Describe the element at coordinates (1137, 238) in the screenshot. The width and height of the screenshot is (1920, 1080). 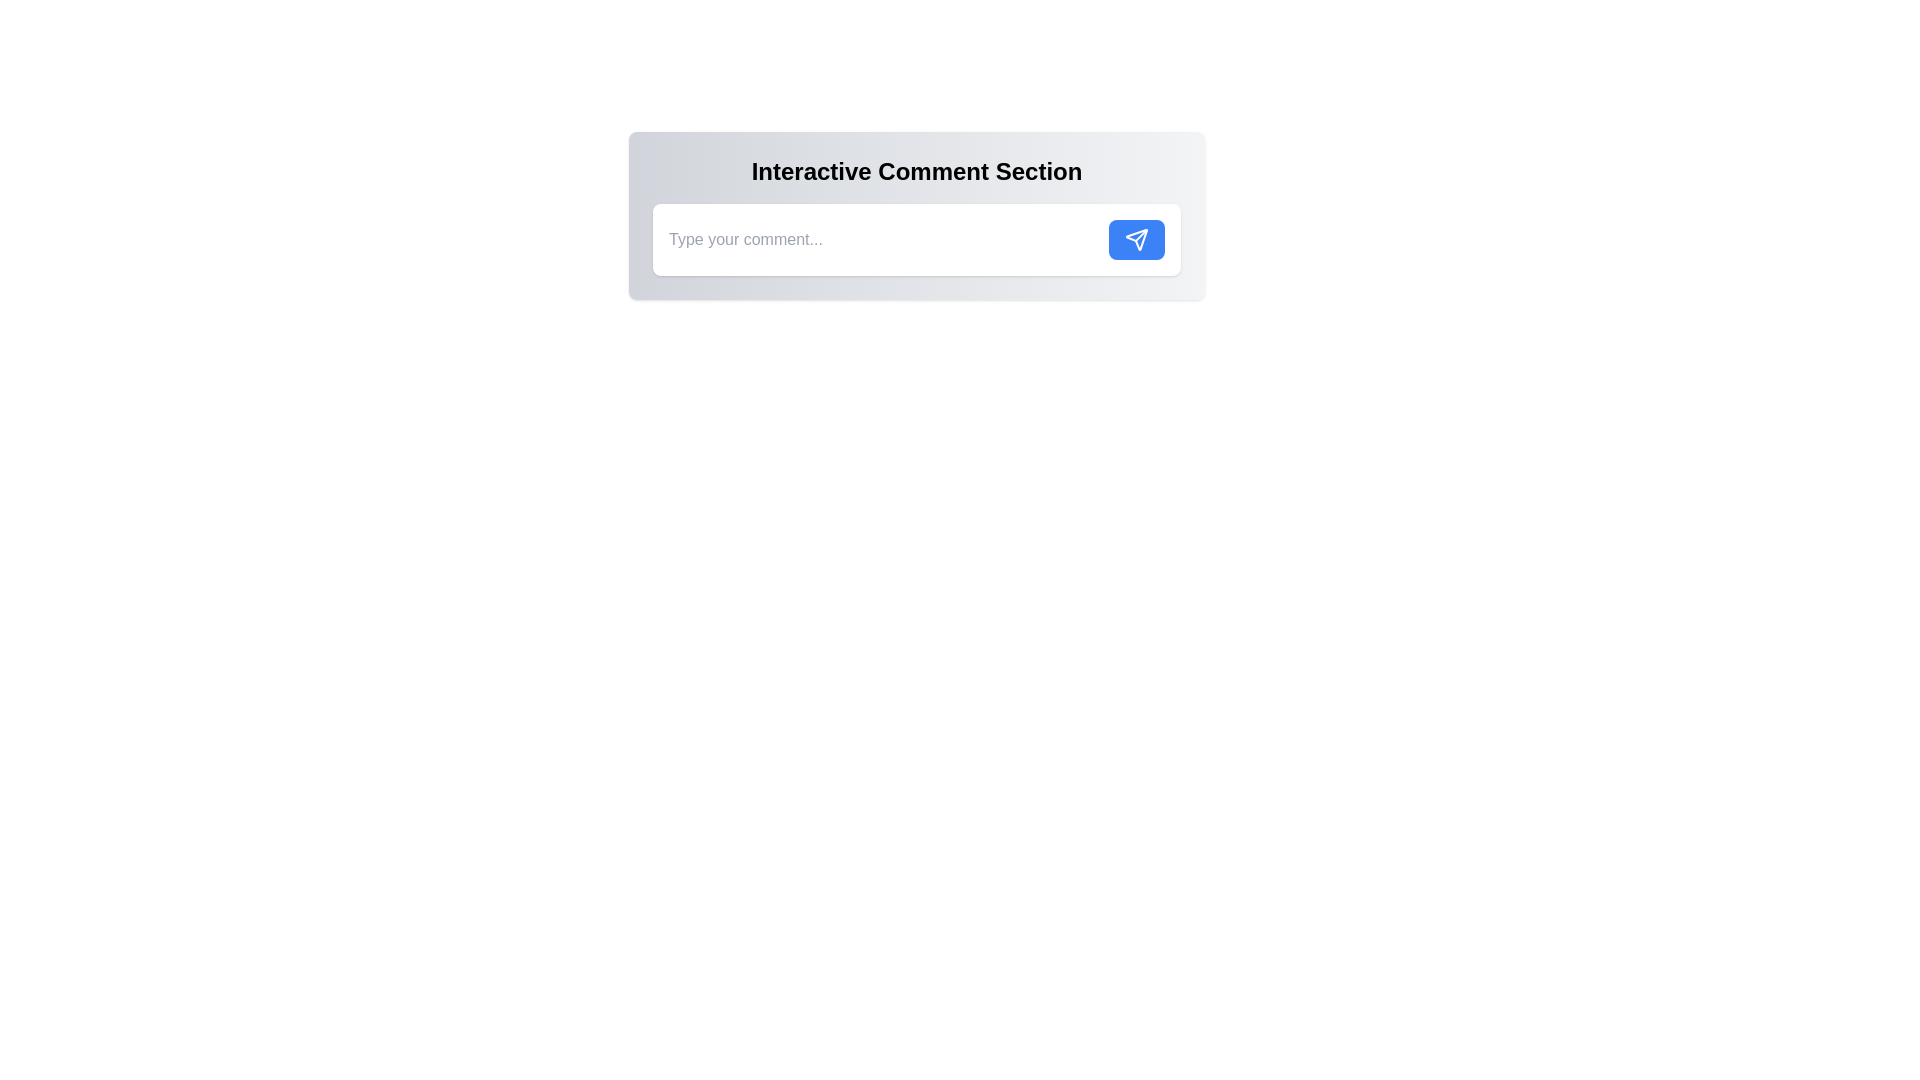
I see `the triangular arrow-like icon that suggests send or forward functionality, located on the right side of the text input box in the comment section` at that location.